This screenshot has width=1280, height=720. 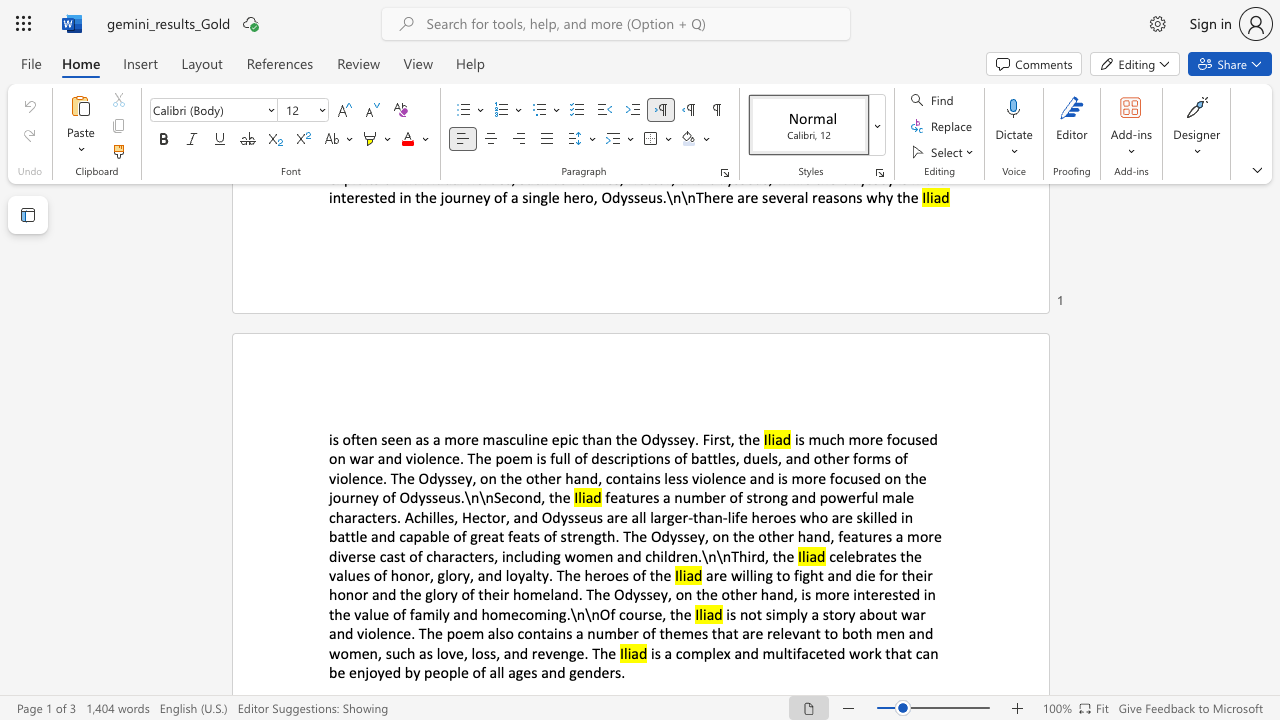 What do you see at coordinates (460, 613) in the screenshot?
I see `the subset text "nd homecoming.\n\nOf course" within the text "are willing to fight and die for their honor and the glory of their homeland. The Odyssey, on the other hand, is more interested in the value of family and homecoming.\n\nOf course, the"` at bounding box center [460, 613].